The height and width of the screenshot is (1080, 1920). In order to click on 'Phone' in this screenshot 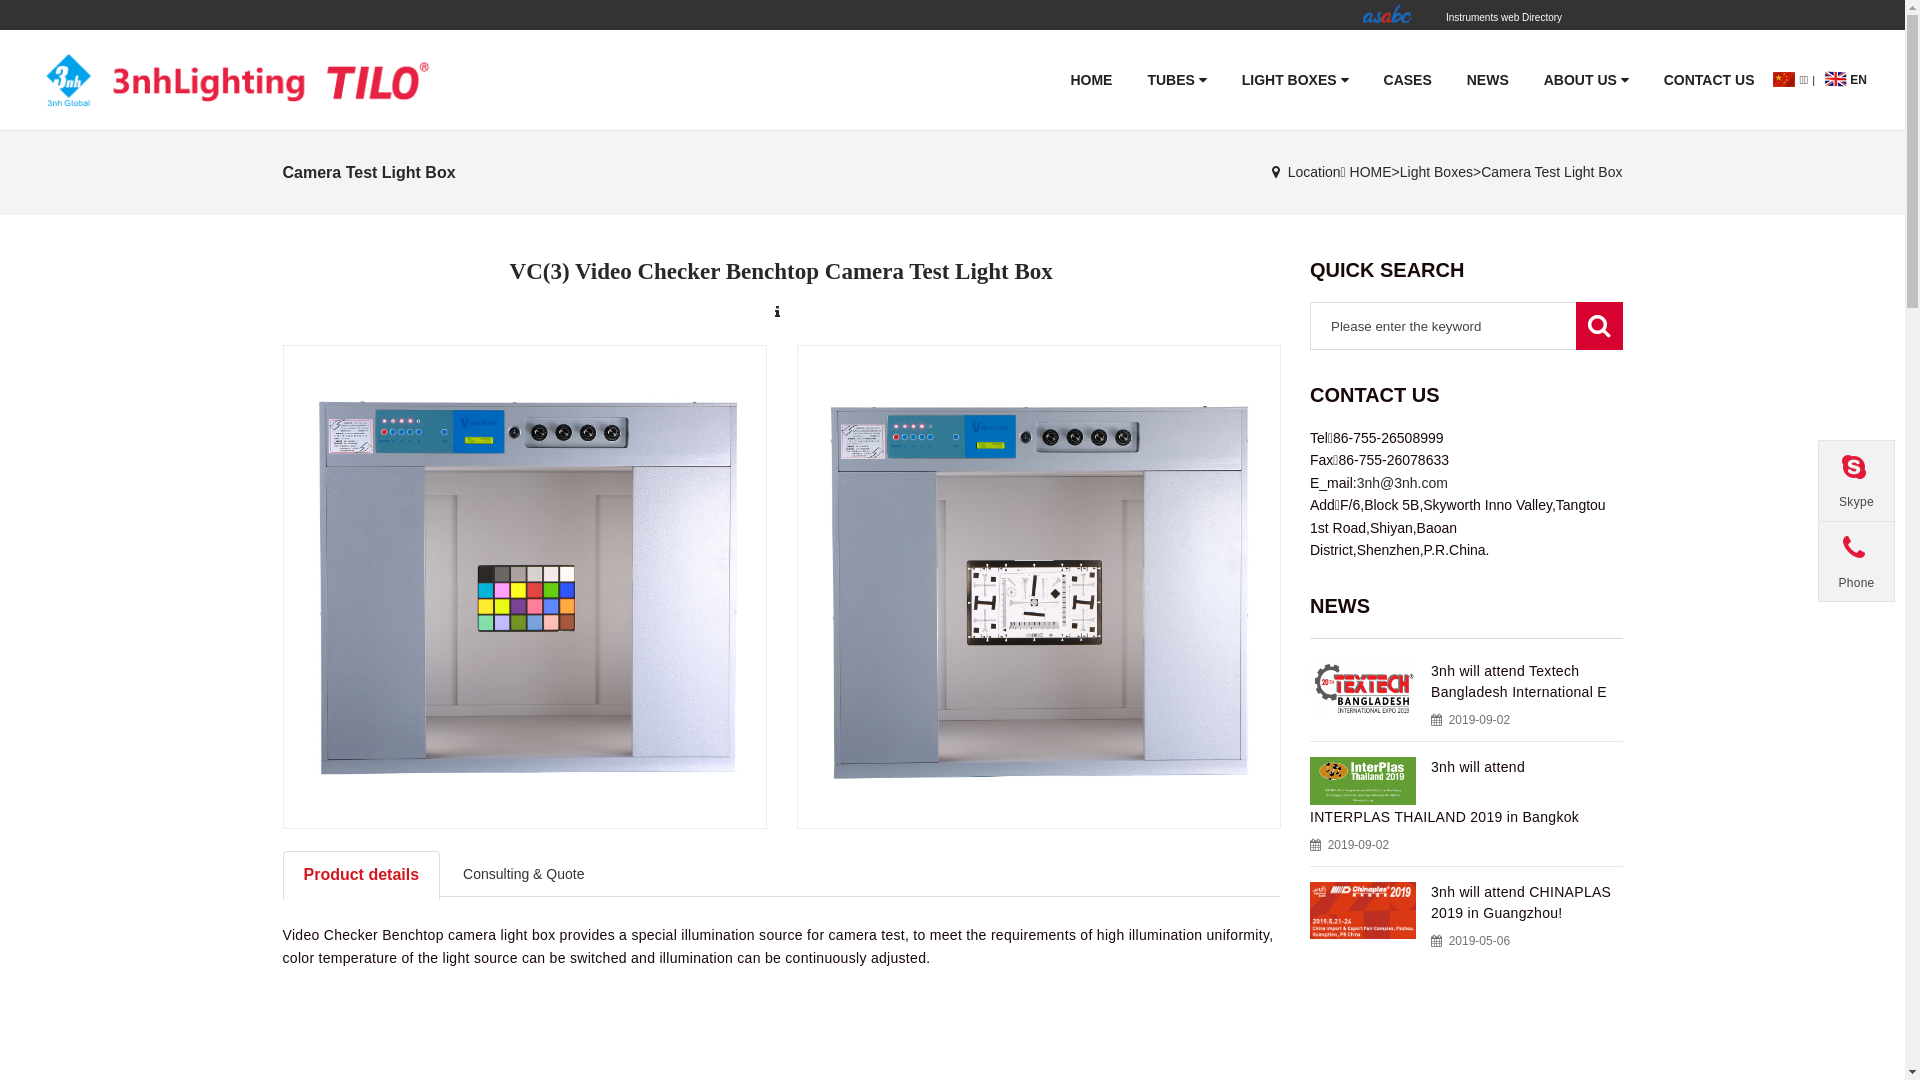, I will do `click(1855, 560)`.